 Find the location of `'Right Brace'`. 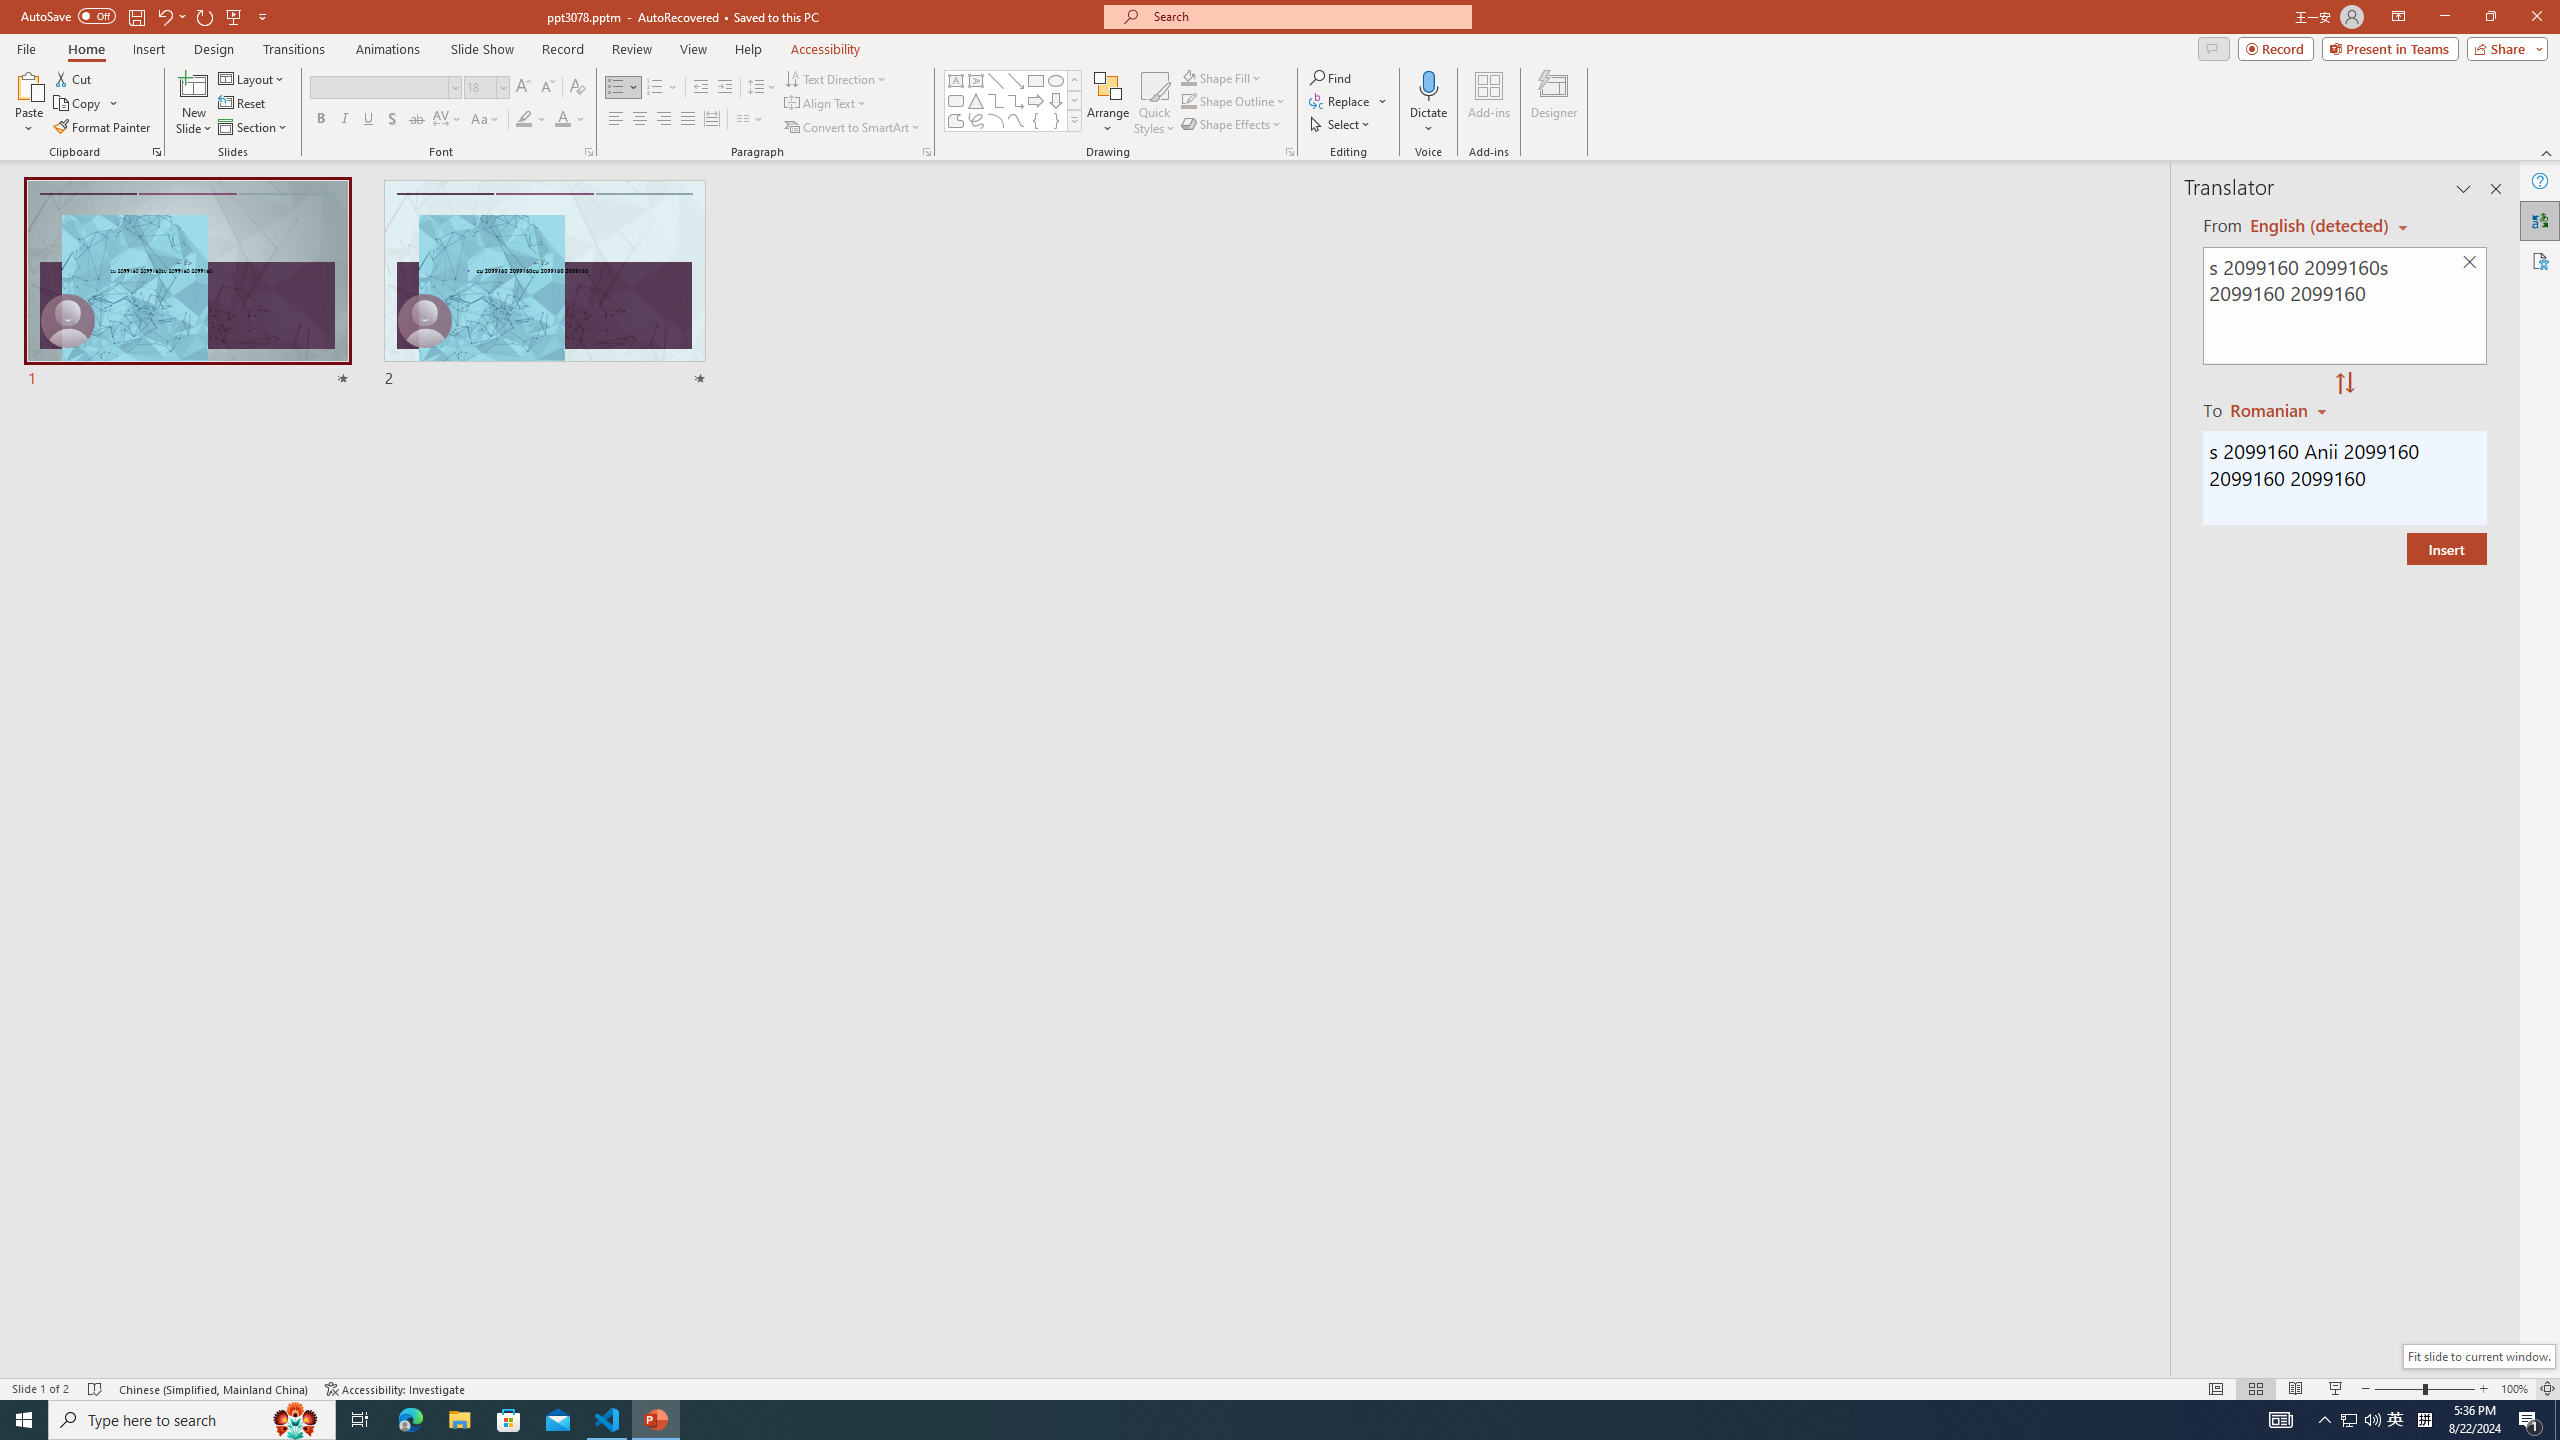

'Right Brace' is located at coordinates (1055, 119).